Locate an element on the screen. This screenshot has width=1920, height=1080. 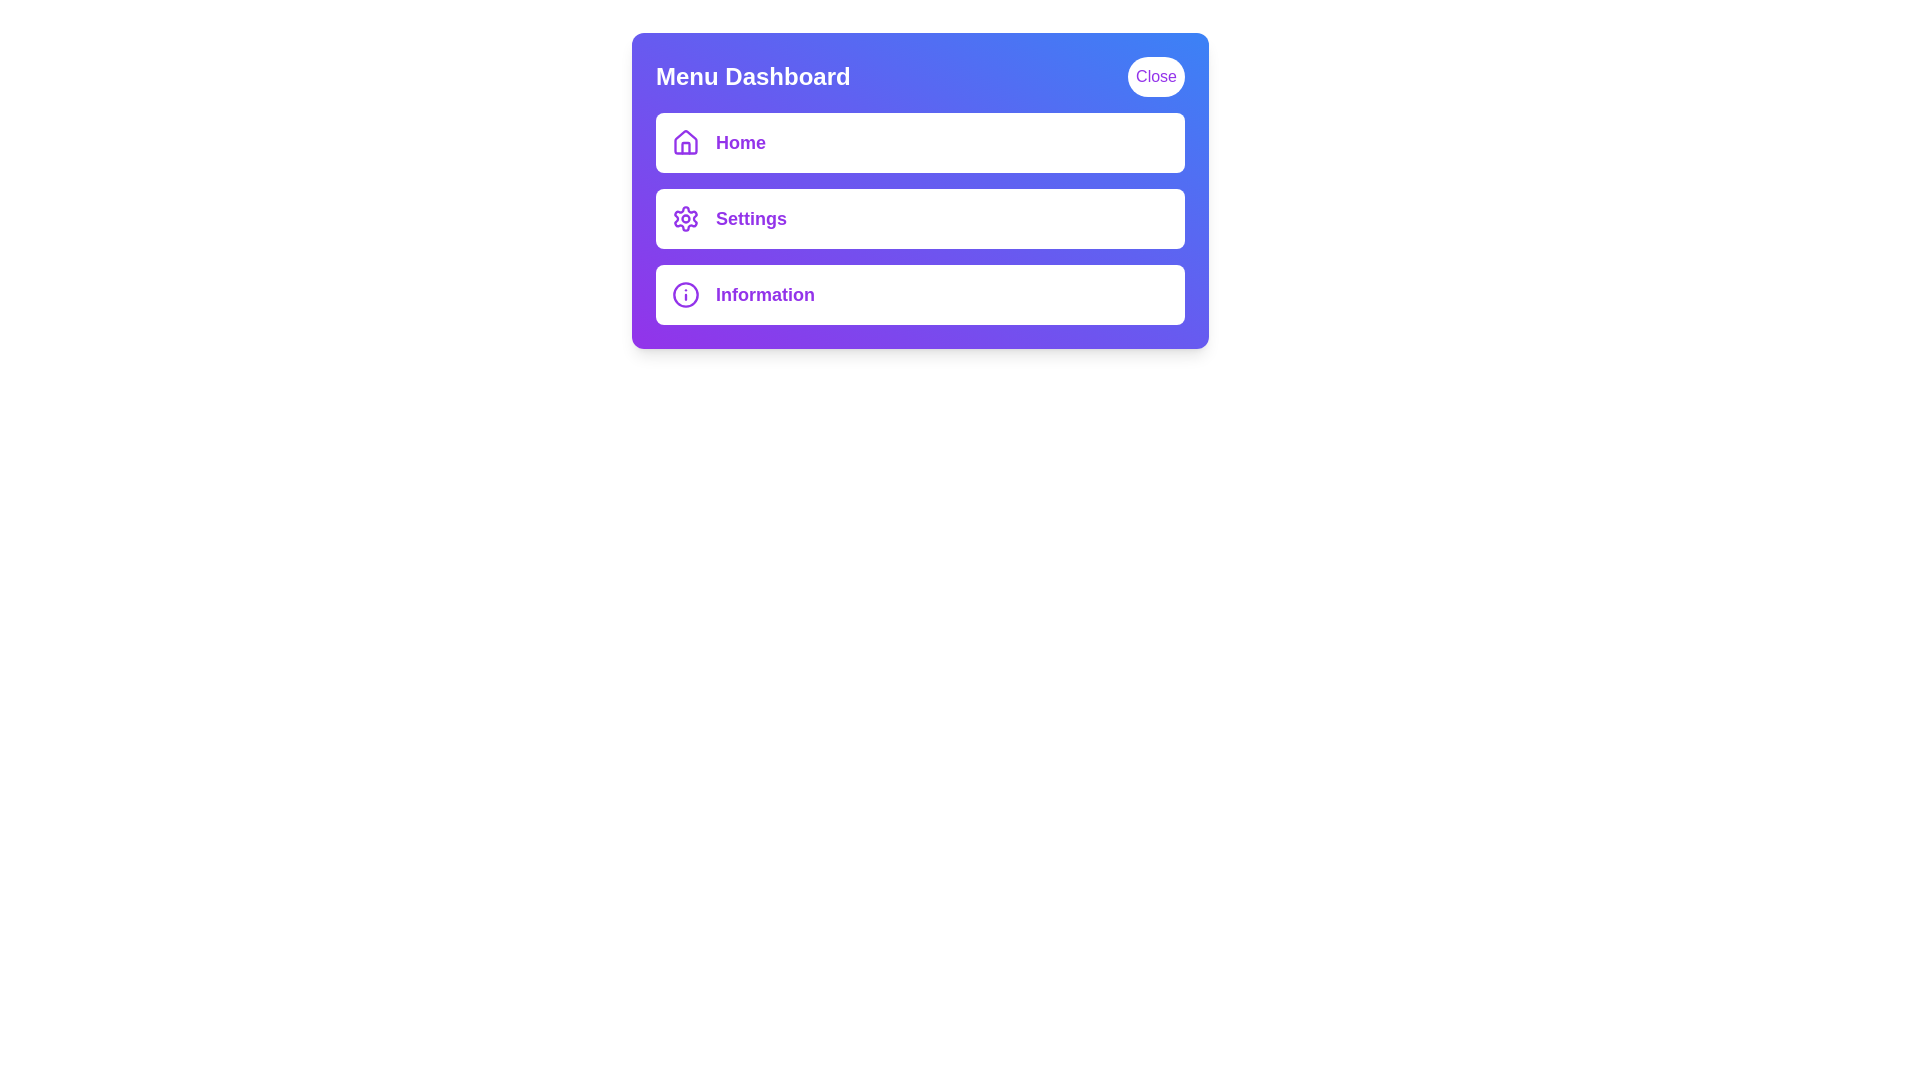
the menu item labeled Settings to display its tooltip is located at coordinates (919, 219).